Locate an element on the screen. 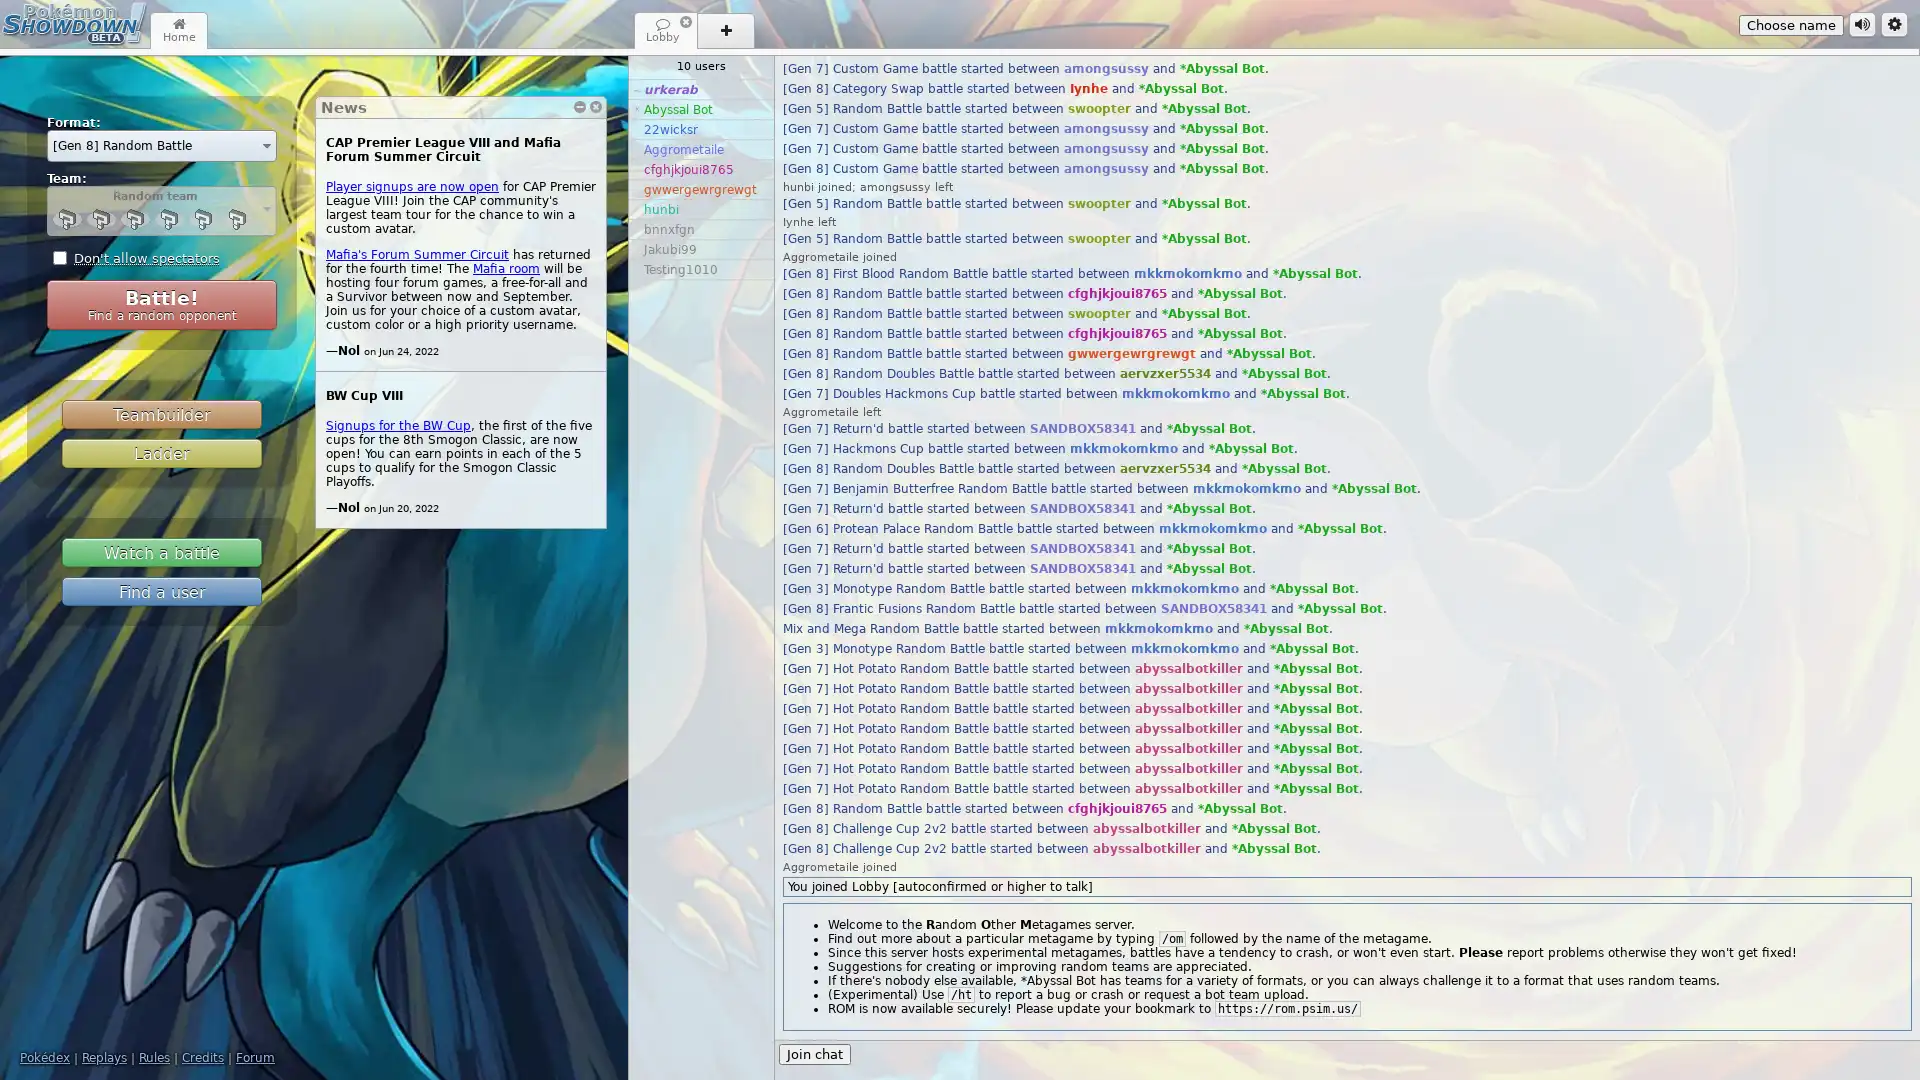  Aggrometaile is located at coordinates (701, 148).